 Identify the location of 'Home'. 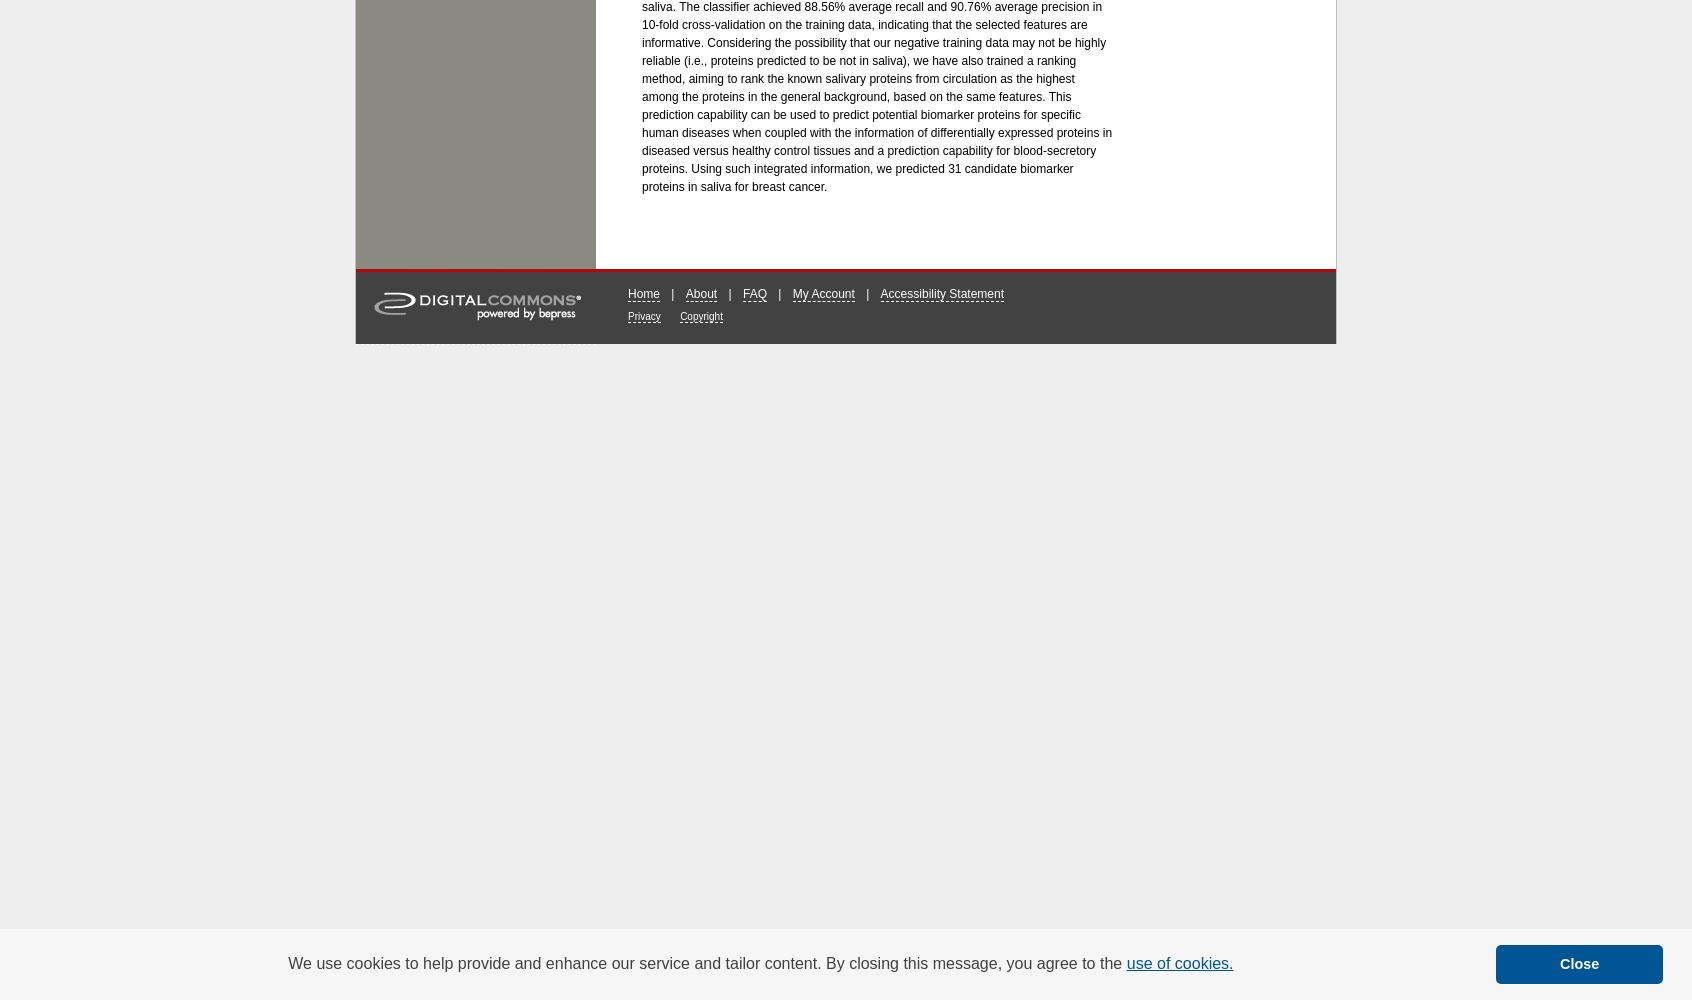
(643, 293).